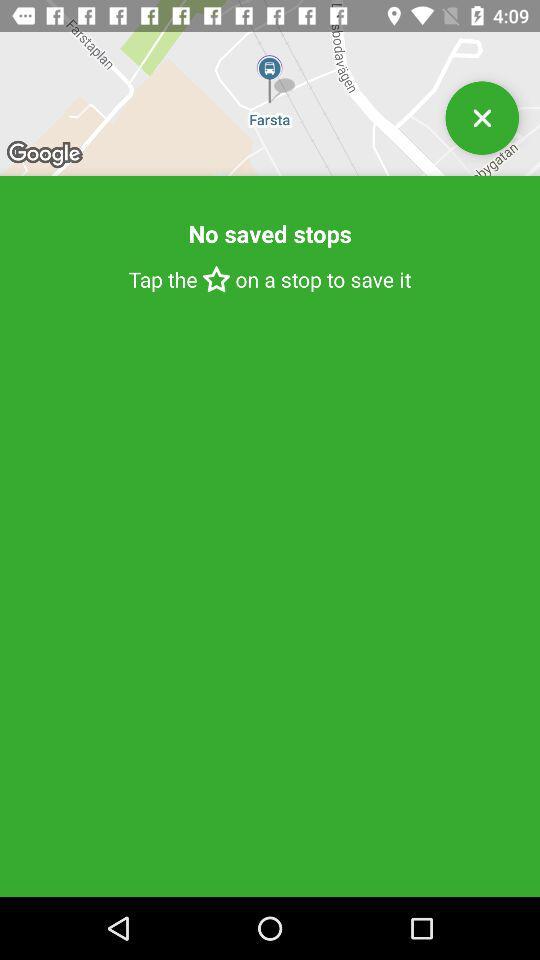 This screenshot has height=960, width=540. I want to click on the close icon, so click(481, 125).